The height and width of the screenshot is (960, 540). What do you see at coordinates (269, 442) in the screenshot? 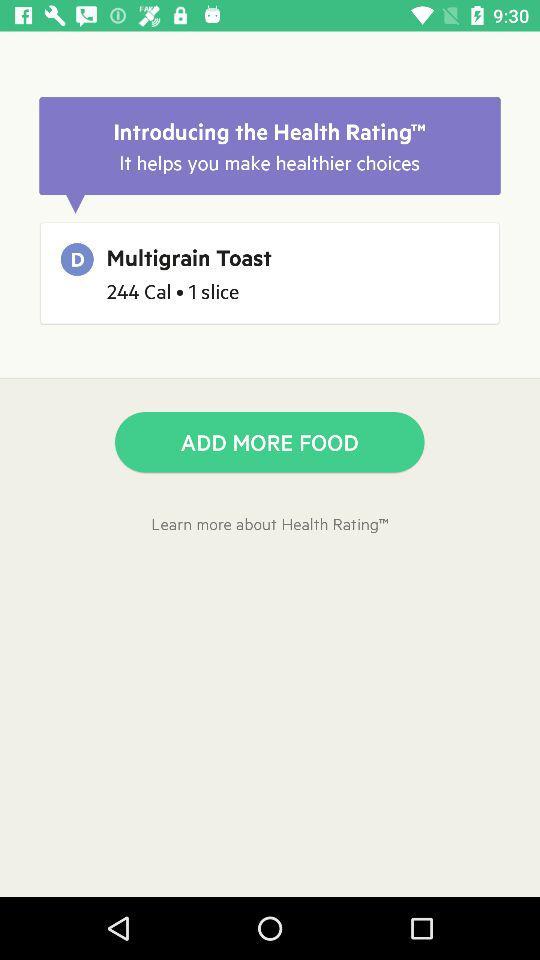
I see `icon above learn more about item` at bounding box center [269, 442].